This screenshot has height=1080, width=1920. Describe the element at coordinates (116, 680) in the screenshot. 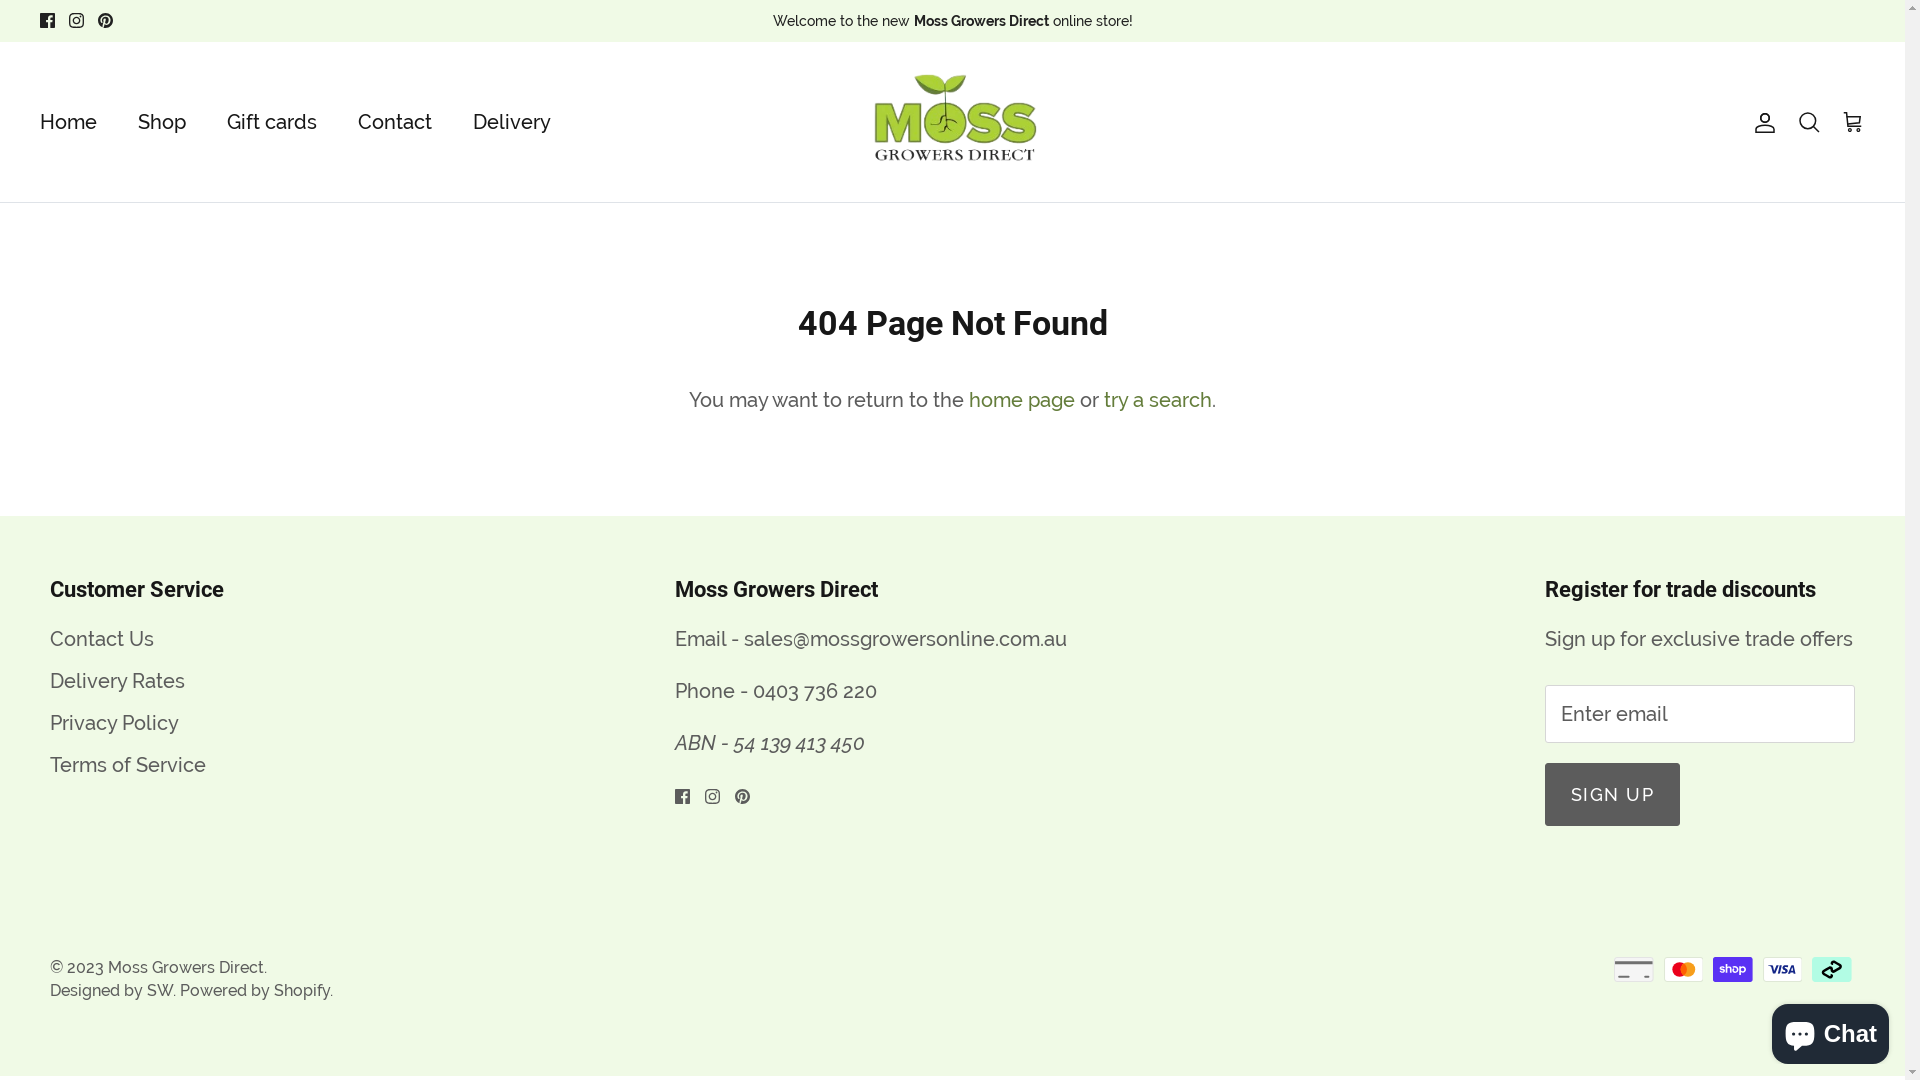

I see `'Delivery Rates'` at that location.